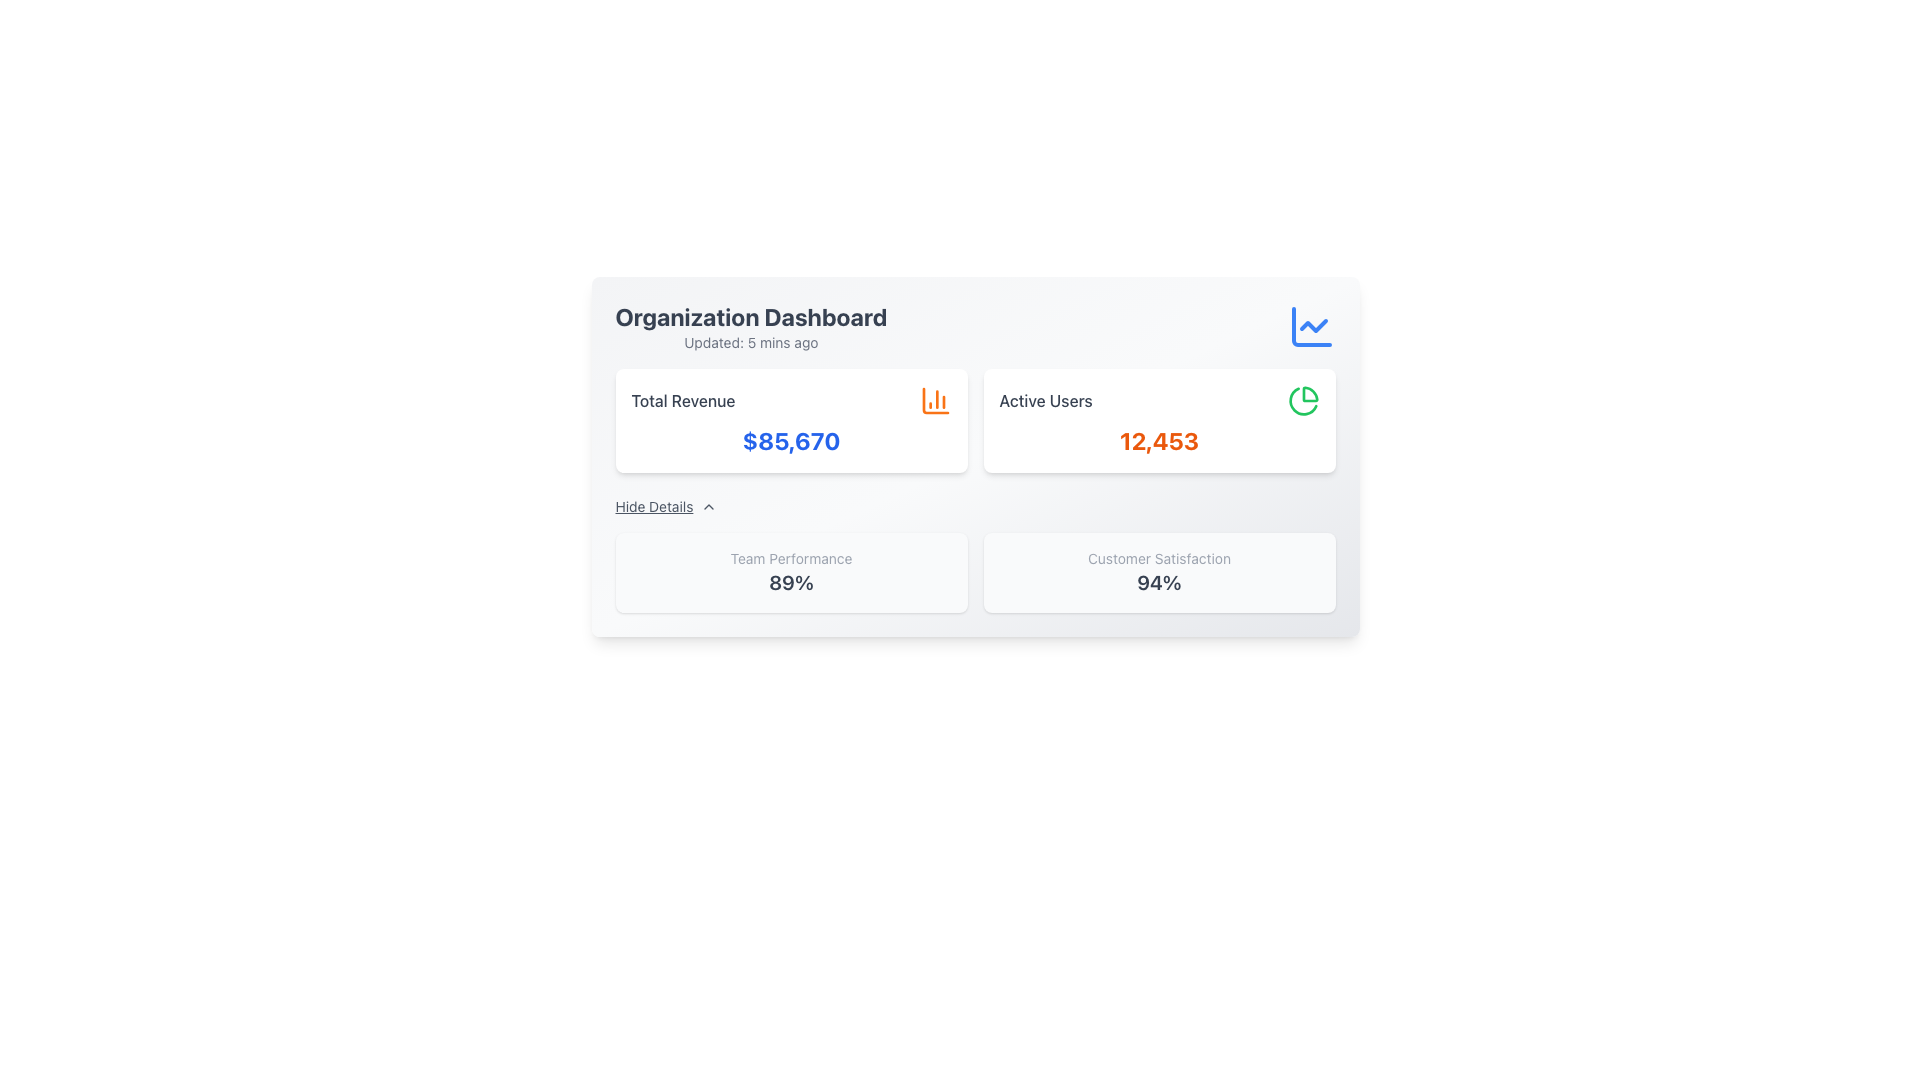 The image size is (1920, 1080). I want to click on percentage value (89%) displayed on the Informational card labeled 'Team Performance', located in the lower left section of the interface, under the heading 'Hide Details', so click(790, 573).